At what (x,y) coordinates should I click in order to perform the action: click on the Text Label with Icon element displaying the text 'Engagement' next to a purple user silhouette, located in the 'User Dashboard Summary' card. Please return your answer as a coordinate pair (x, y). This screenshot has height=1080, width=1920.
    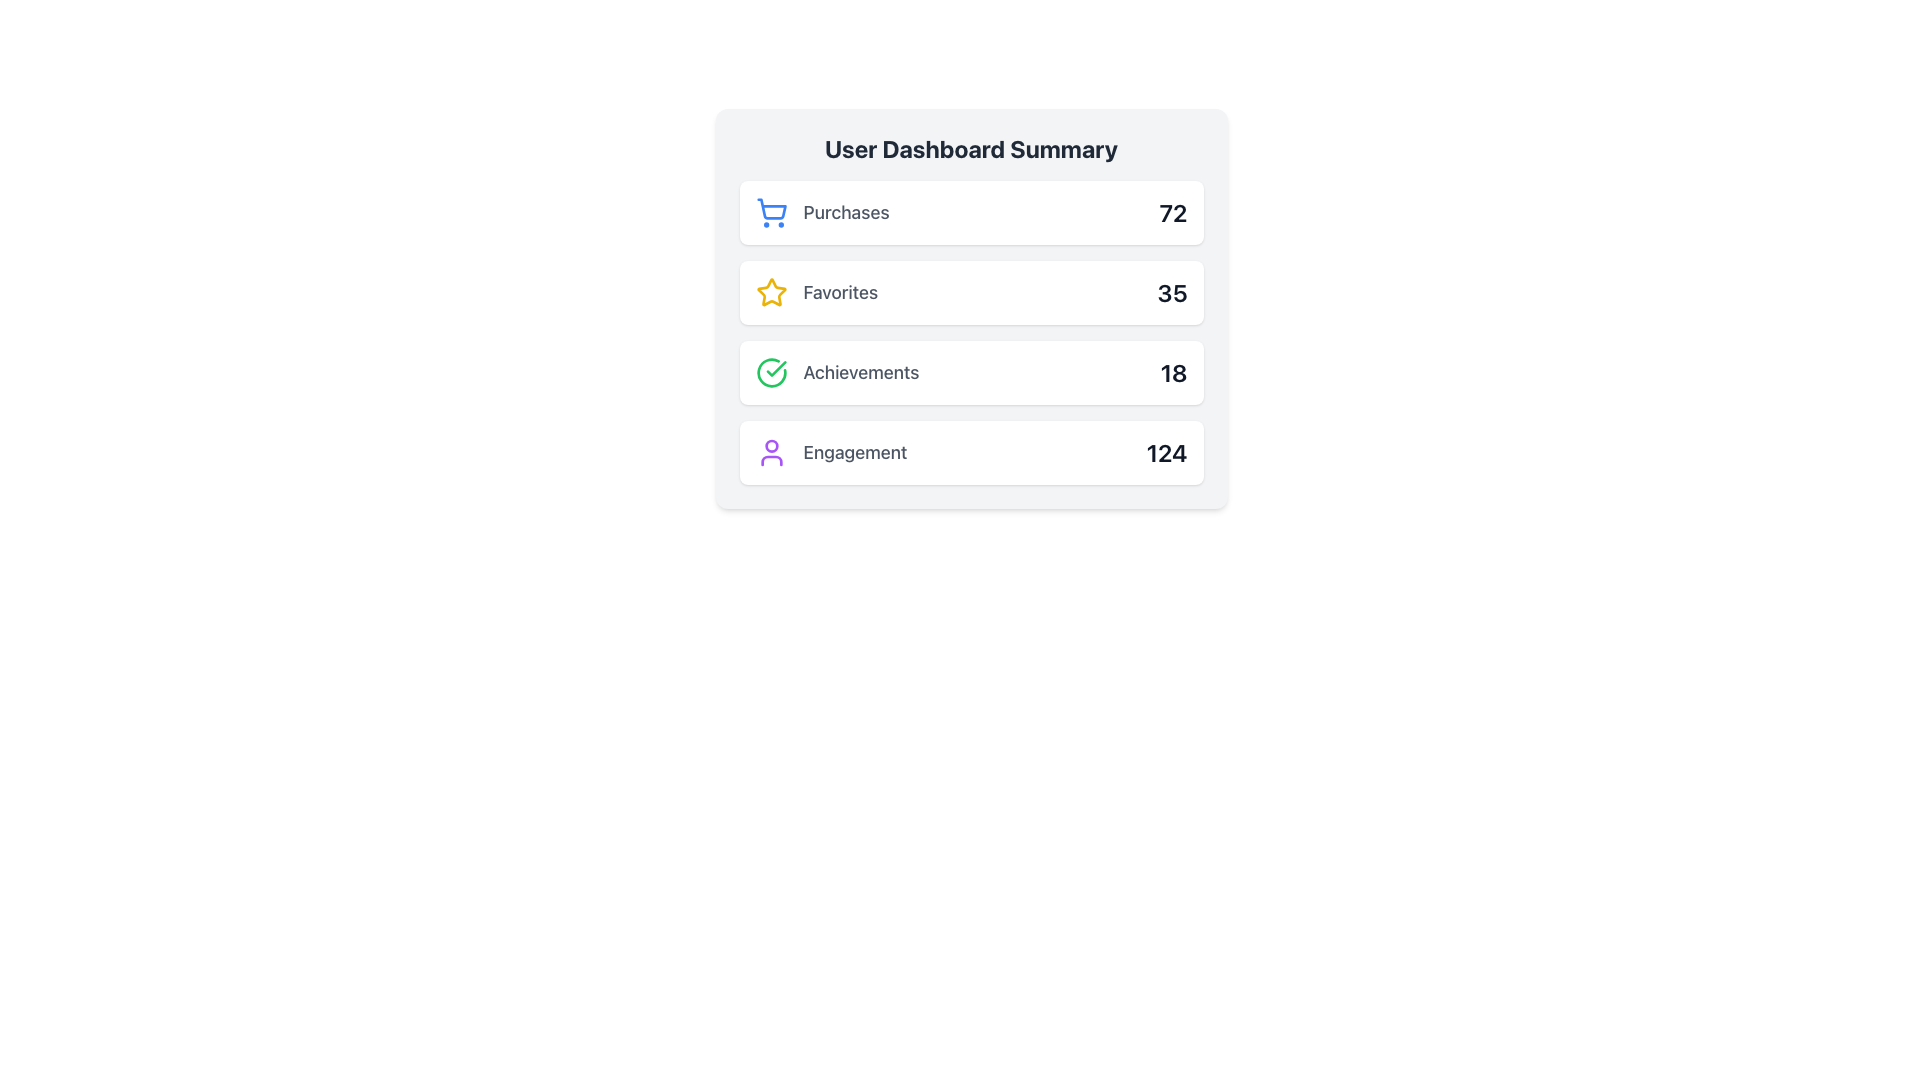
    Looking at the image, I should click on (831, 452).